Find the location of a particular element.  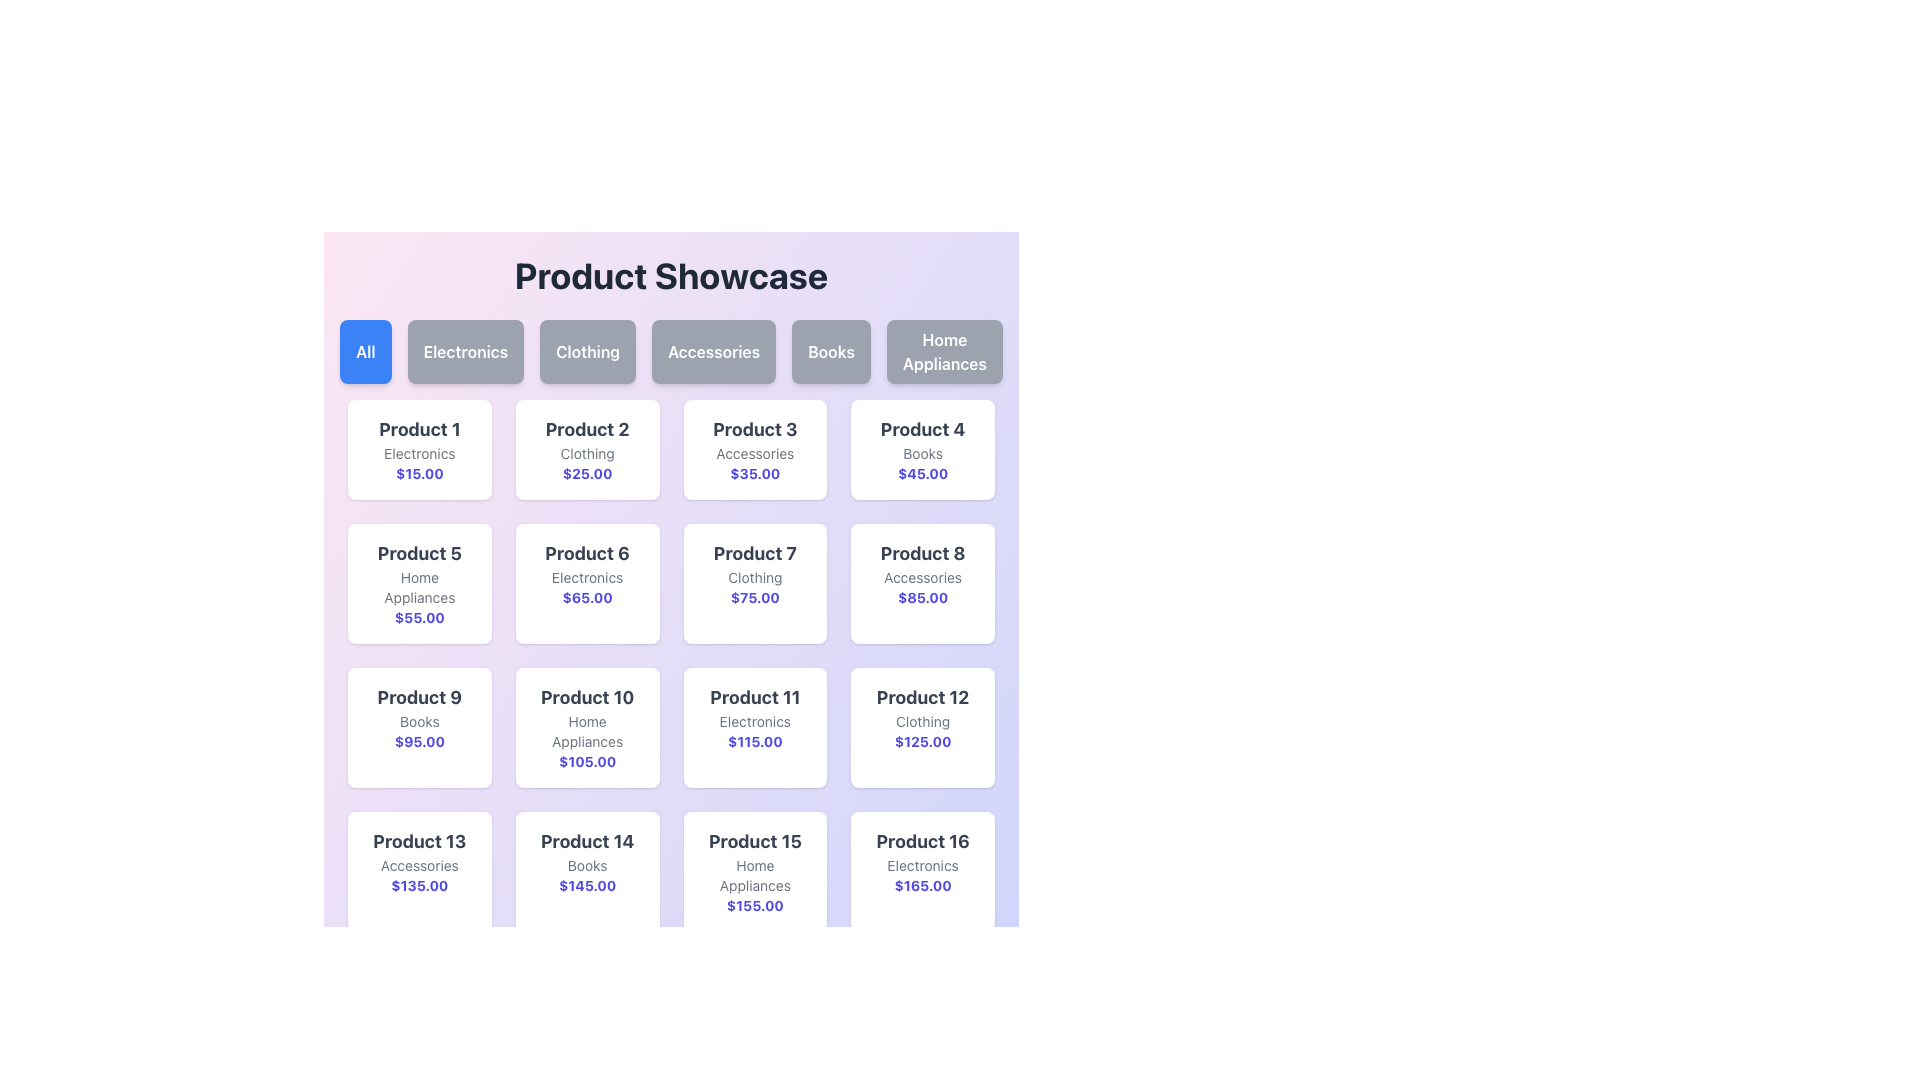

the Product information card for 'Product 13' in the Accessories category is located at coordinates (418, 870).